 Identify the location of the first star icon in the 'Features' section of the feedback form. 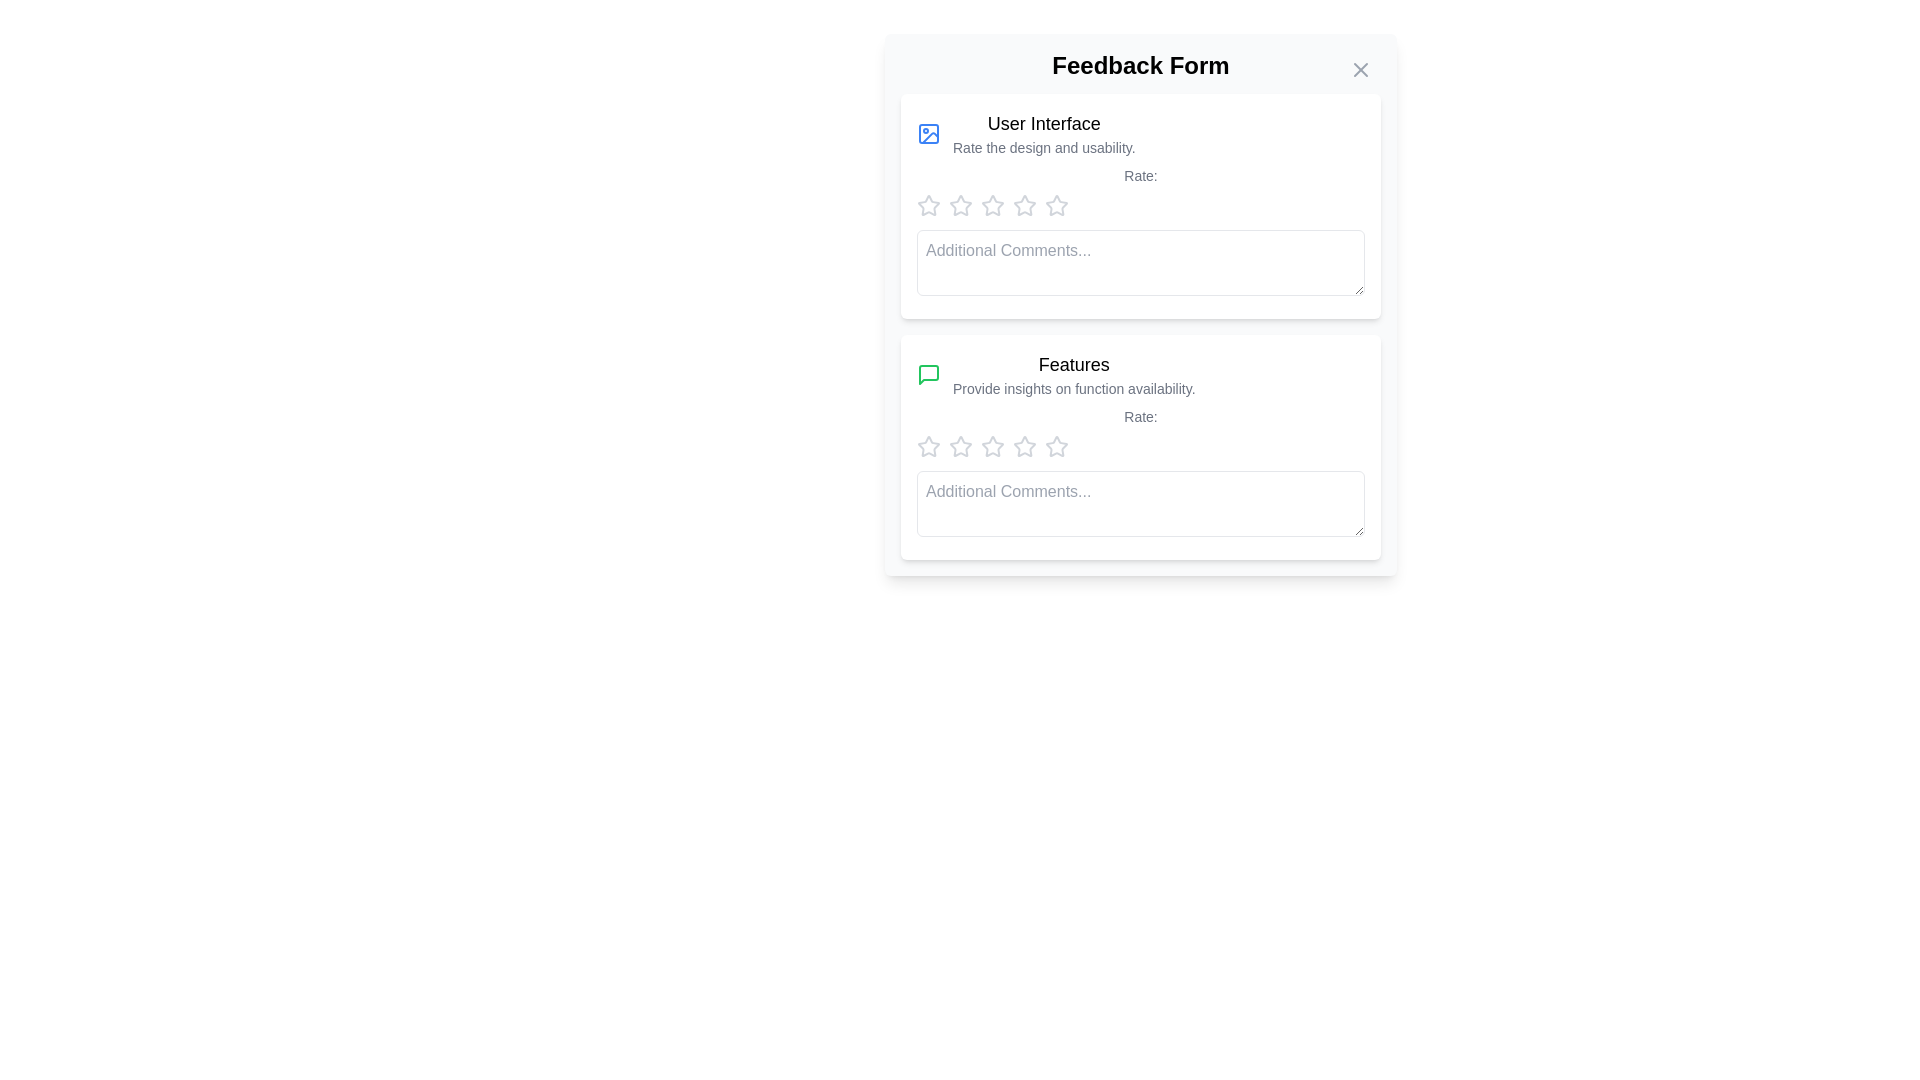
(960, 445).